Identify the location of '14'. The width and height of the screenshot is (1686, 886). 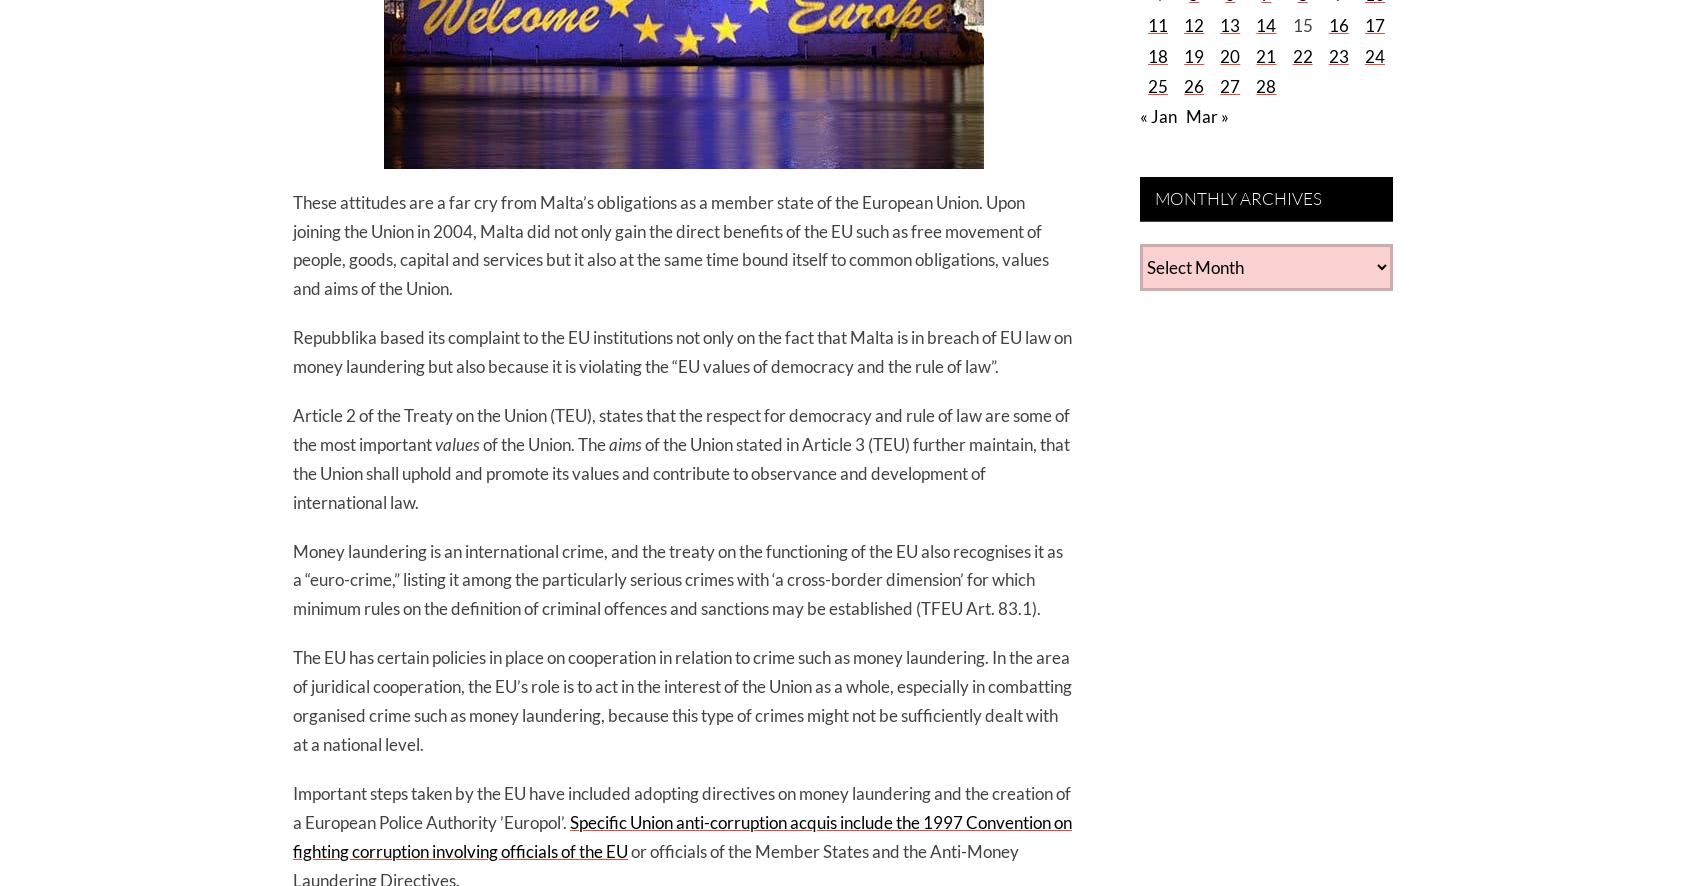
(1255, 24).